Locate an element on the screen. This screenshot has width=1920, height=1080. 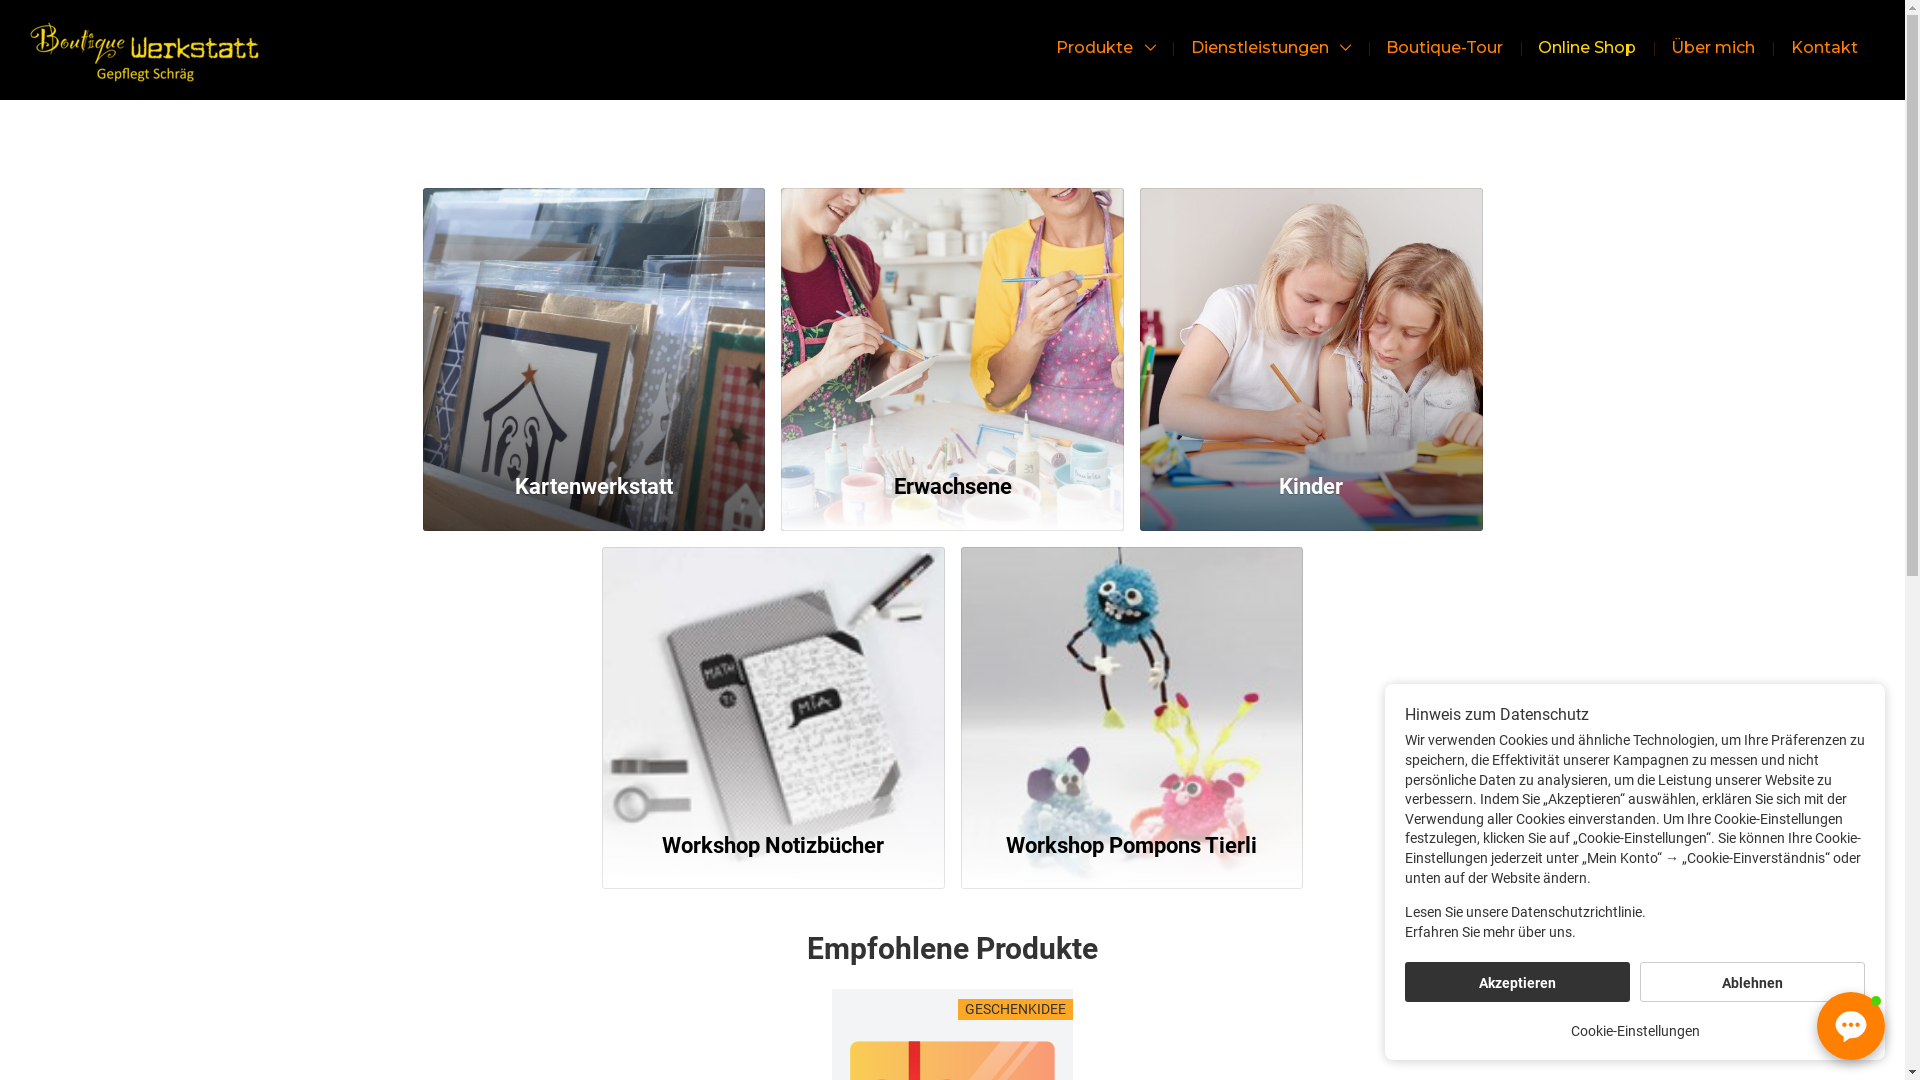
'Produkte' is located at coordinates (1104, 47).